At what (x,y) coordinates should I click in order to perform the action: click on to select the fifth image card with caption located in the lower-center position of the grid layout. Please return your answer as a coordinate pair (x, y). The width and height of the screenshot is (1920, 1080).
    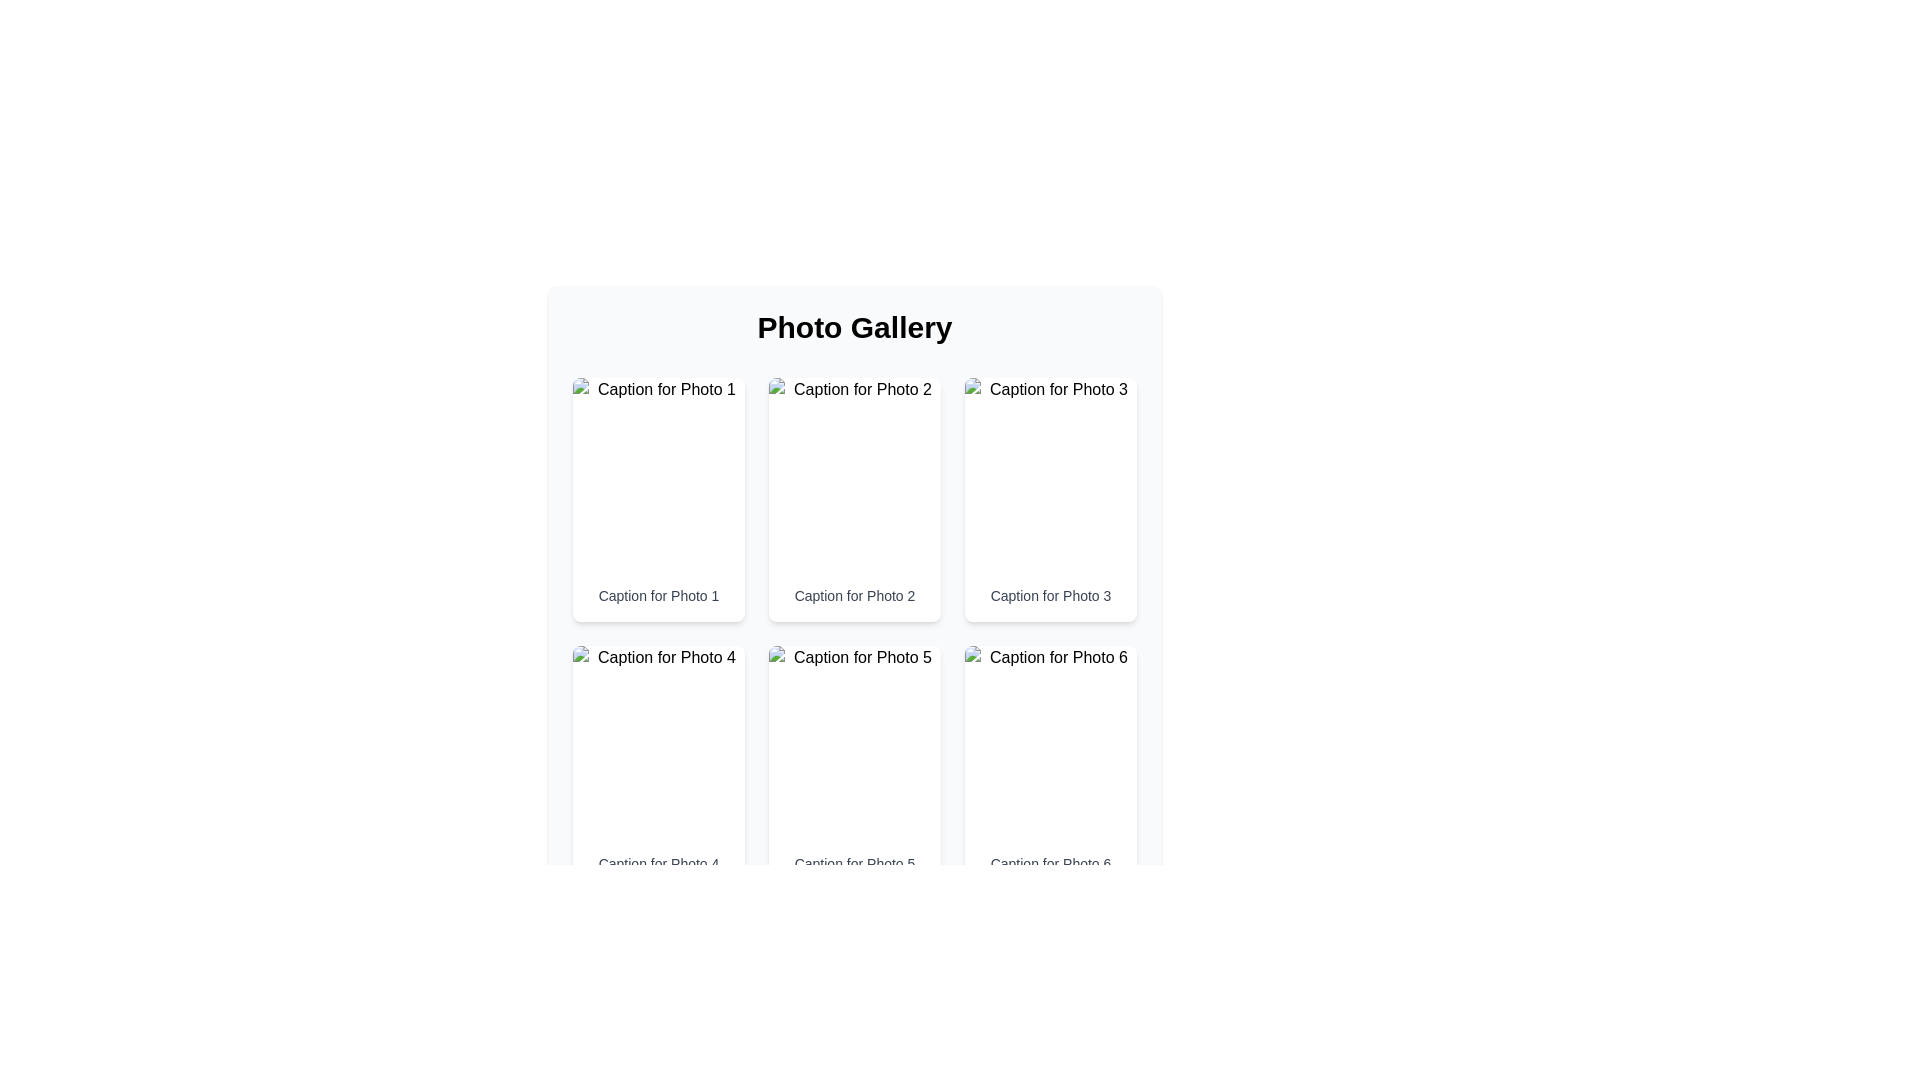
    Looking at the image, I should click on (854, 766).